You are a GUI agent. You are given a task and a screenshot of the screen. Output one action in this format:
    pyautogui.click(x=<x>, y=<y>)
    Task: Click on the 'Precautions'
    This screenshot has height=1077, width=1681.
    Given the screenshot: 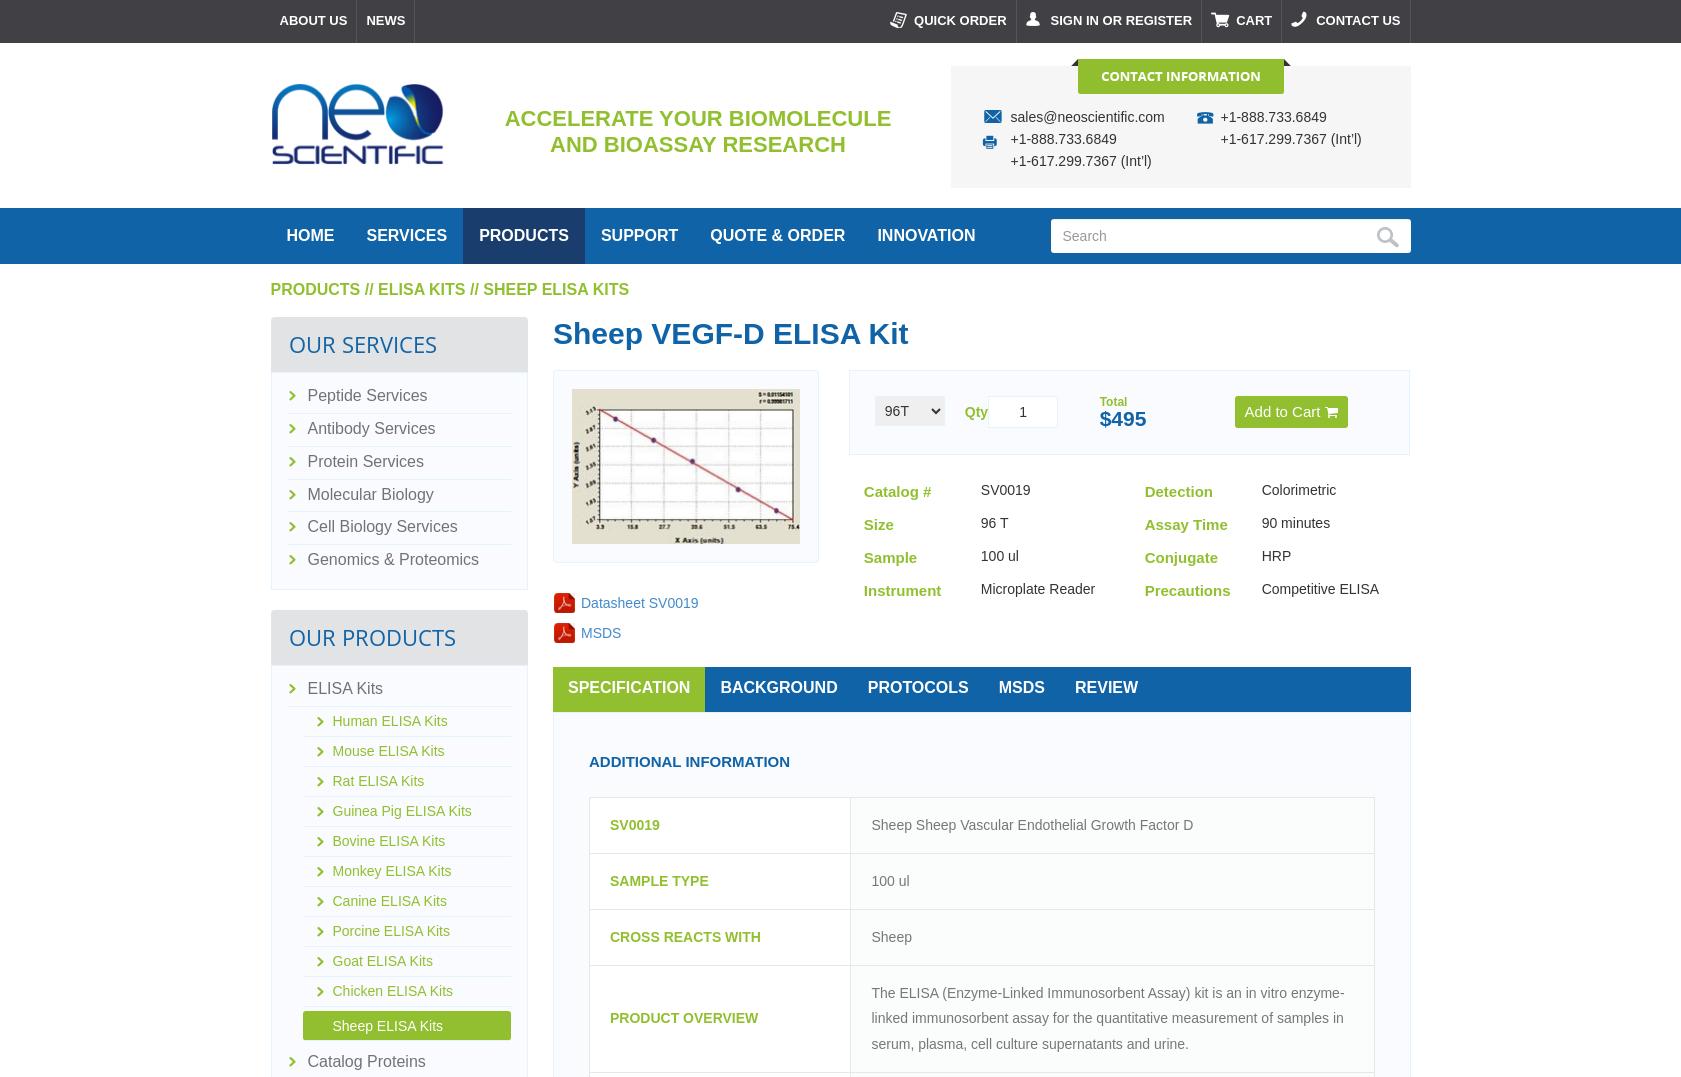 What is the action you would take?
    pyautogui.click(x=1186, y=588)
    